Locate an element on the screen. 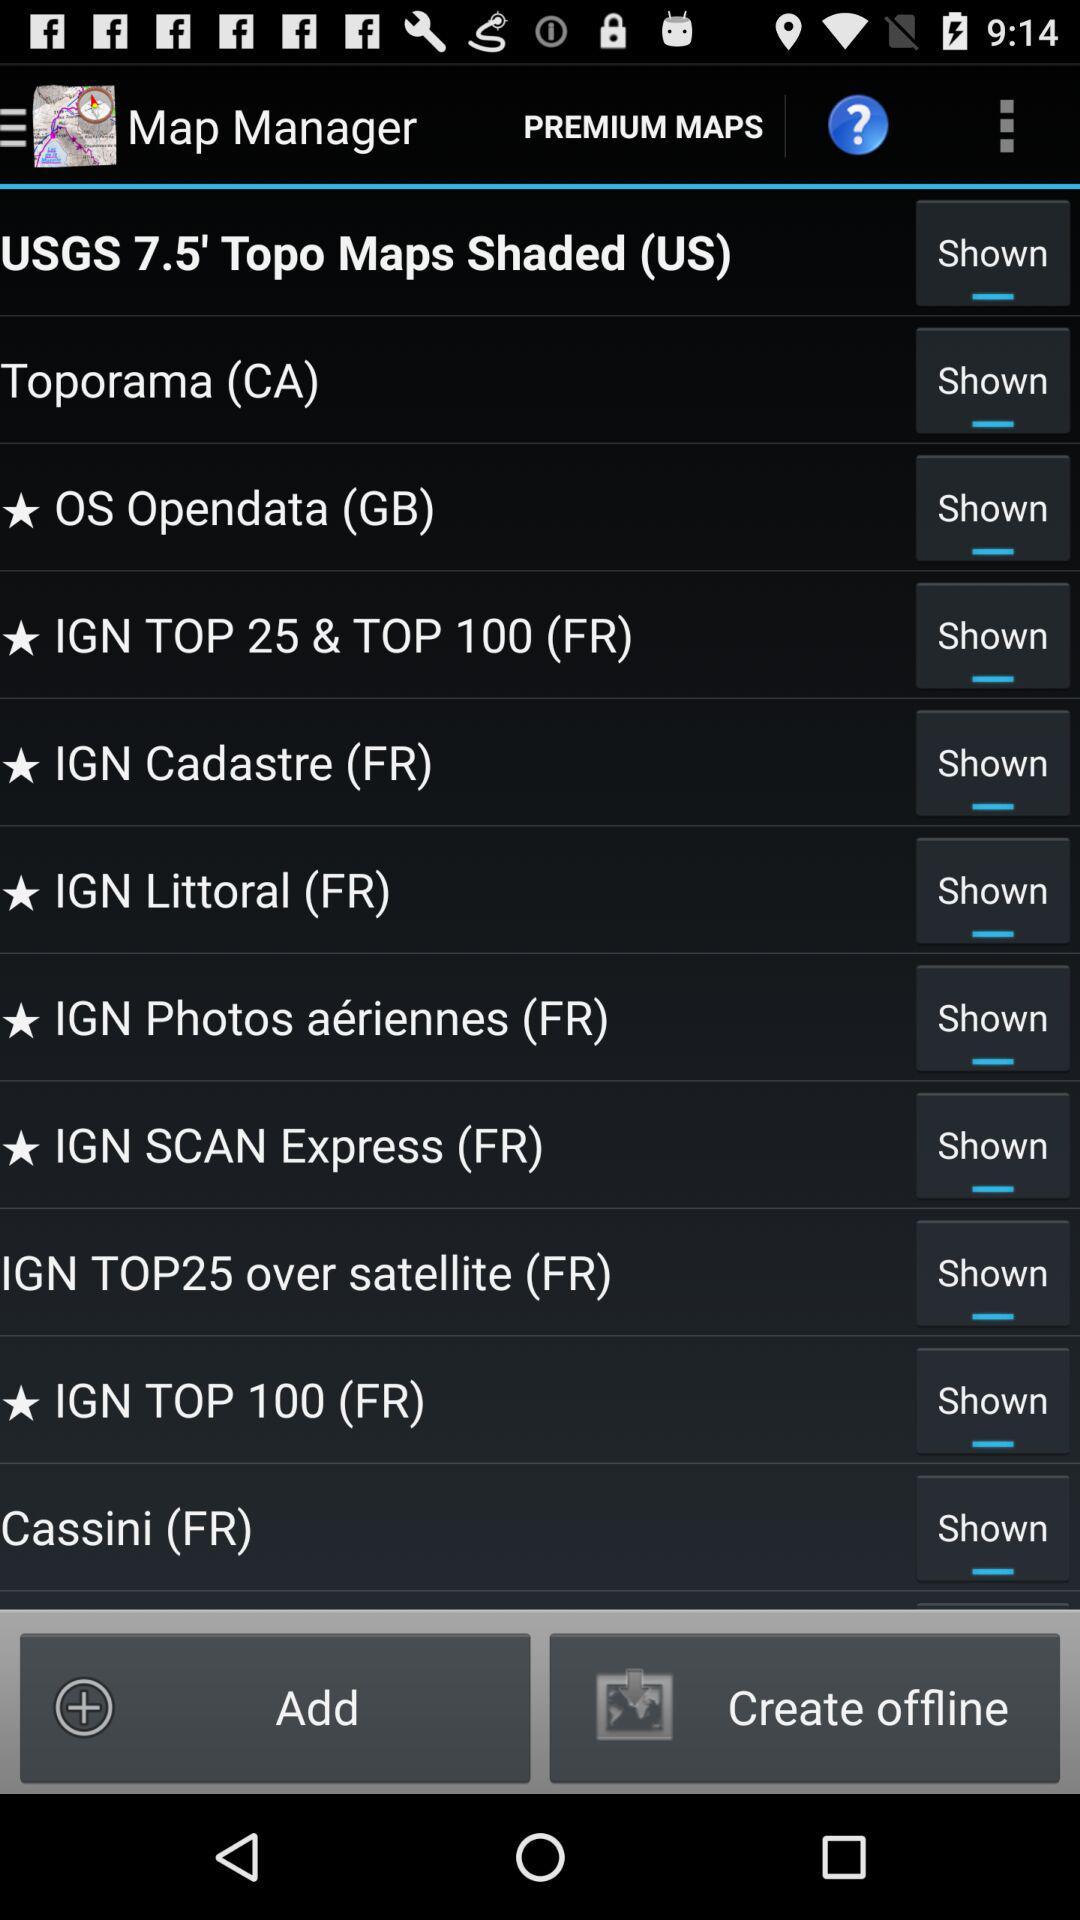 The height and width of the screenshot is (1920, 1080). icon next to the shown is located at coordinates (452, 888).